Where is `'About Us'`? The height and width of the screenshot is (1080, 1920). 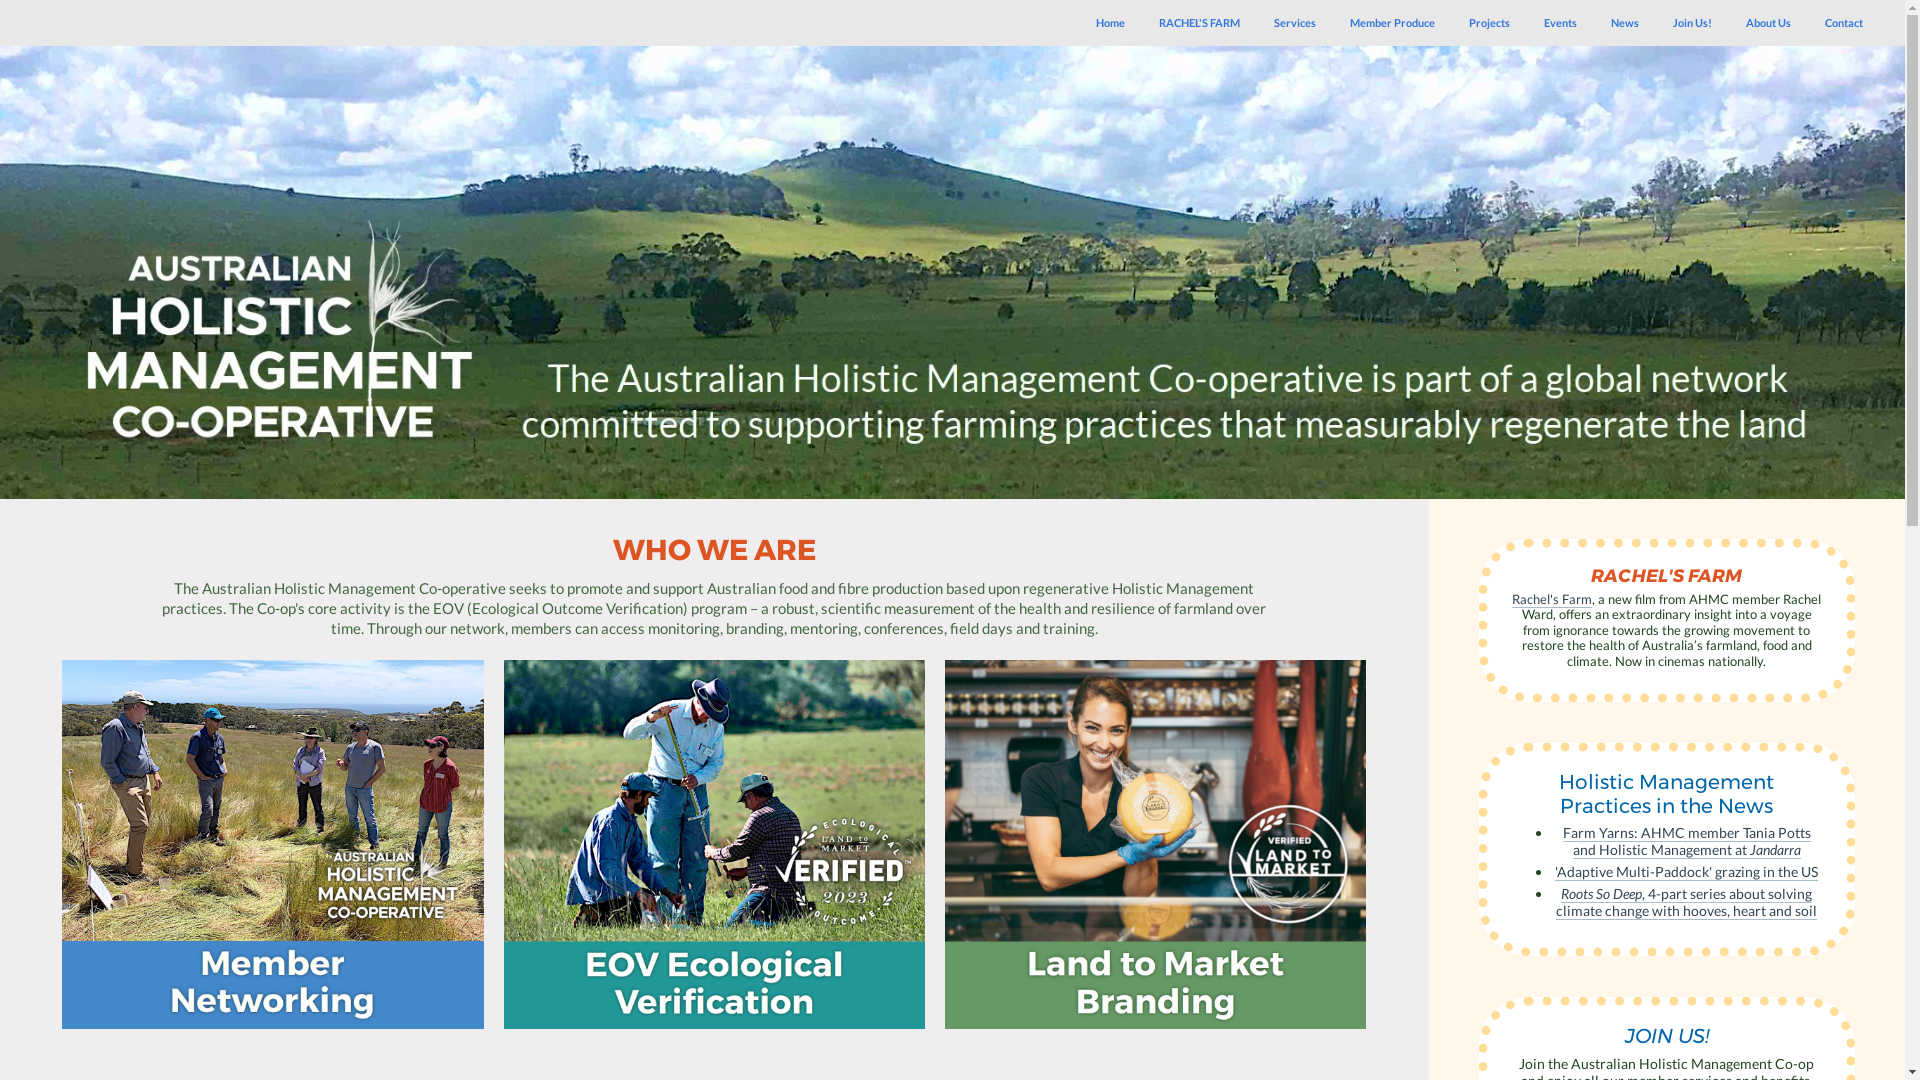
'About Us' is located at coordinates (1768, 23).